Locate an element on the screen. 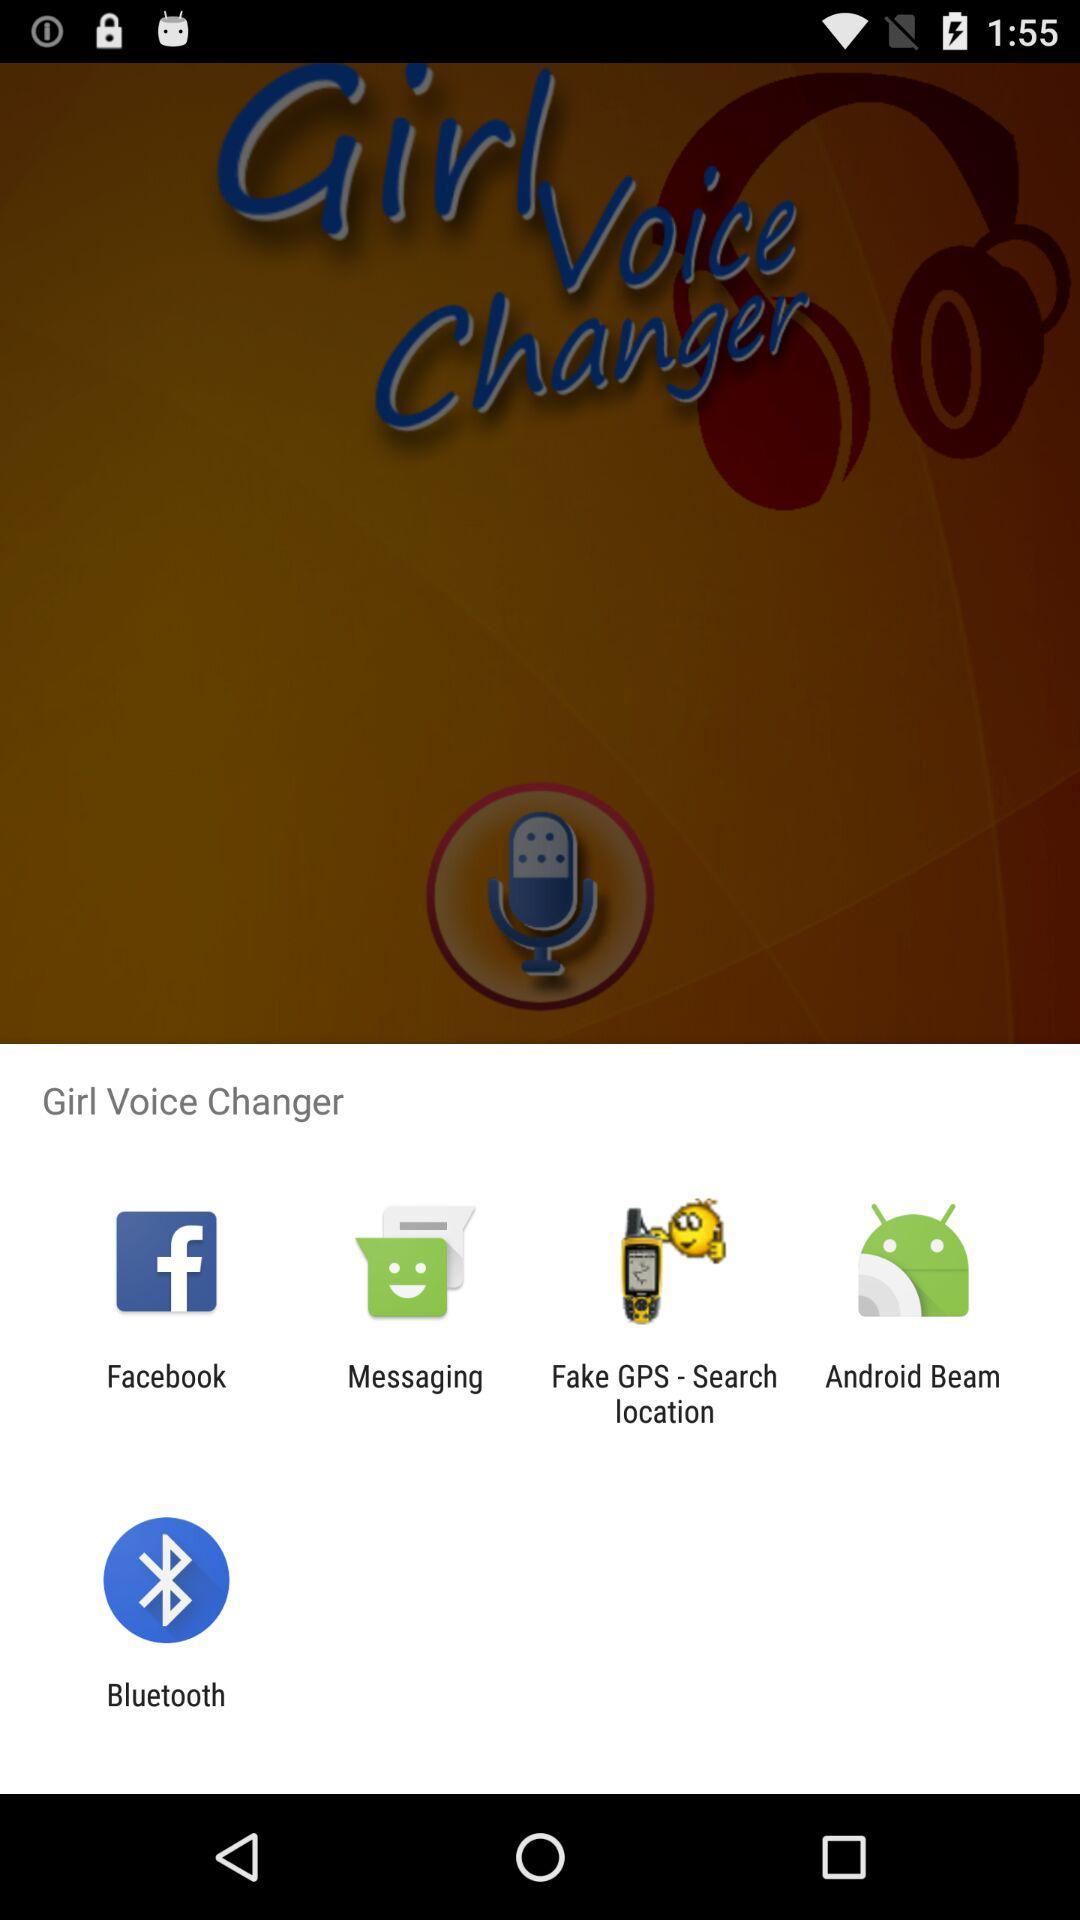 The image size is (1080, 1920). the icon to the left of messaging is located at coordinates (165, 1392).